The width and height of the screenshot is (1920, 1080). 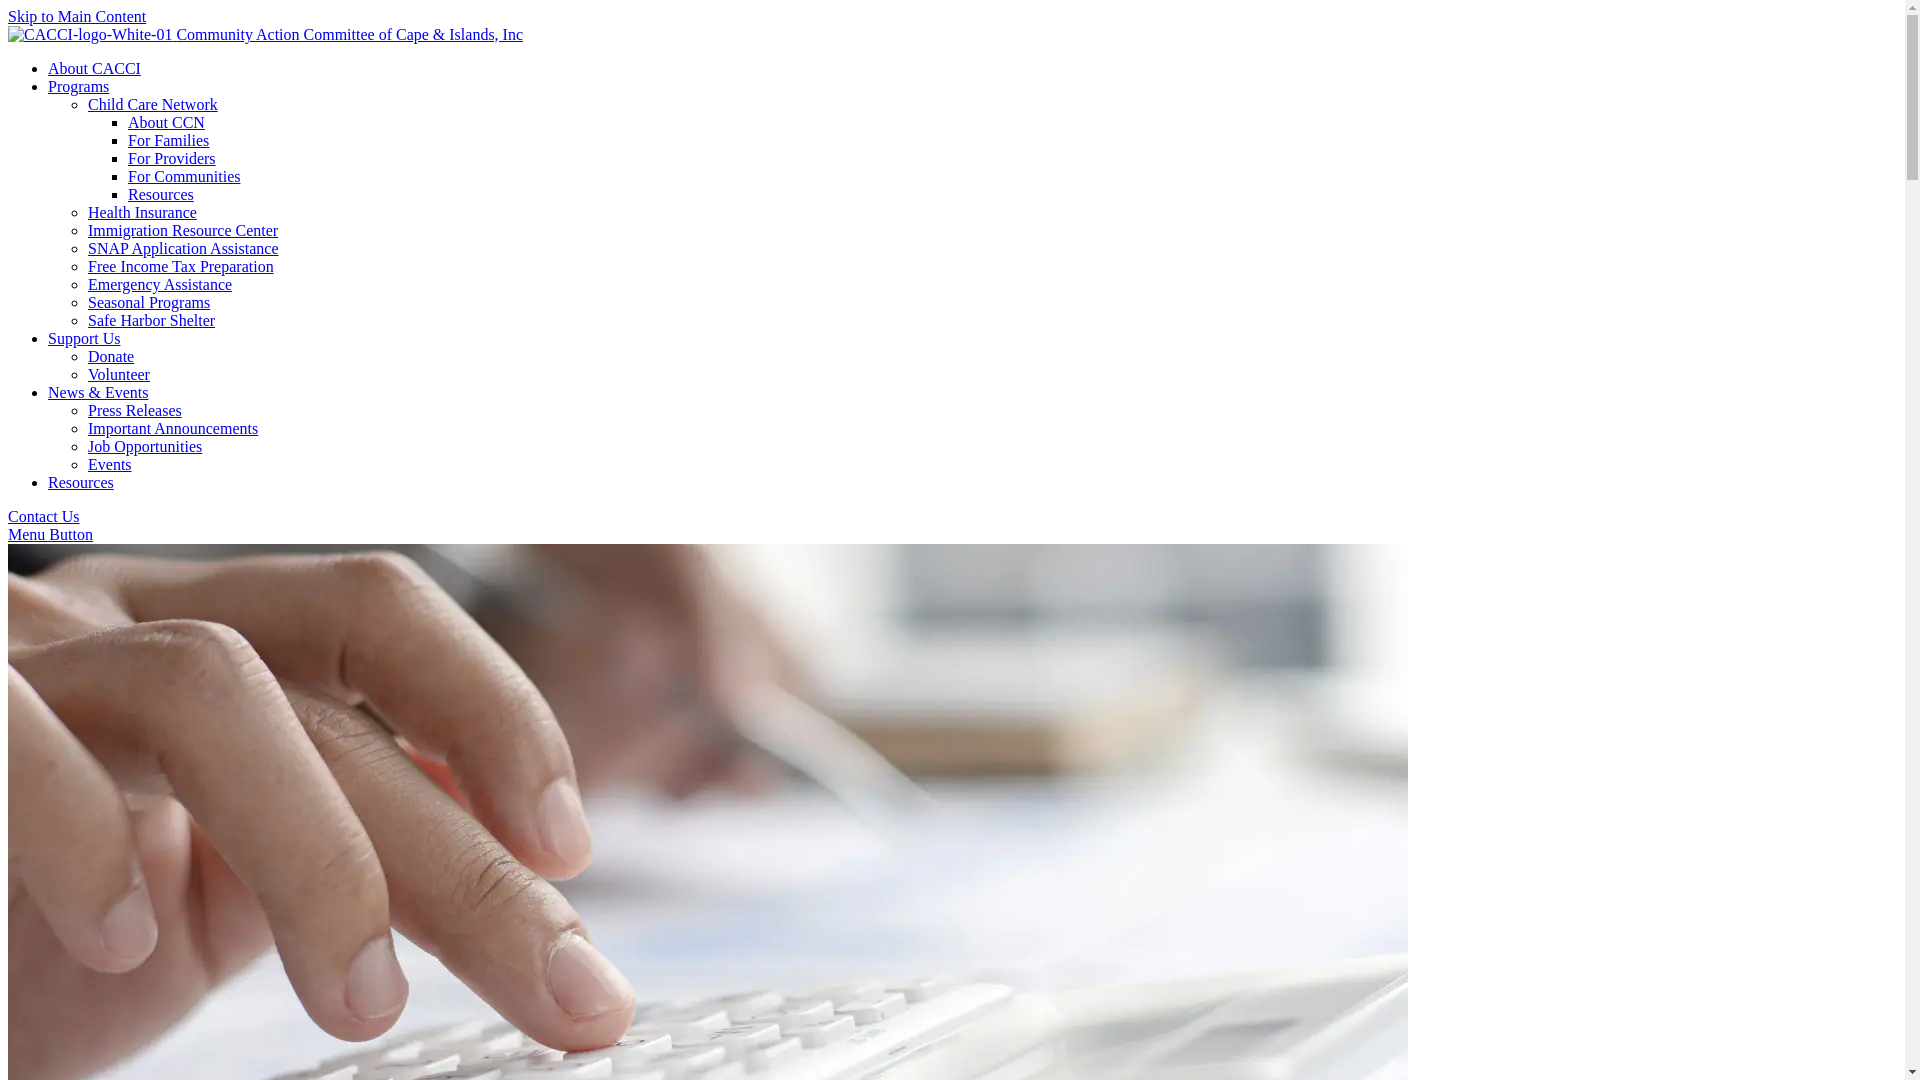 I want to click on 'Health Insurance', so click(x=141, y=212).